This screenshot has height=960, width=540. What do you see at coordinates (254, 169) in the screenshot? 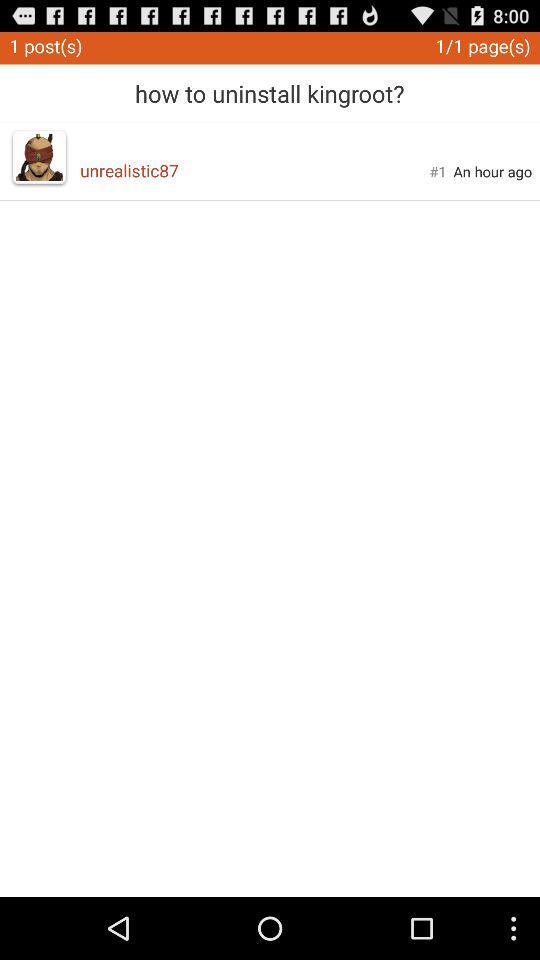
I see `the icon next to #1` at bounding box center [254, 169].